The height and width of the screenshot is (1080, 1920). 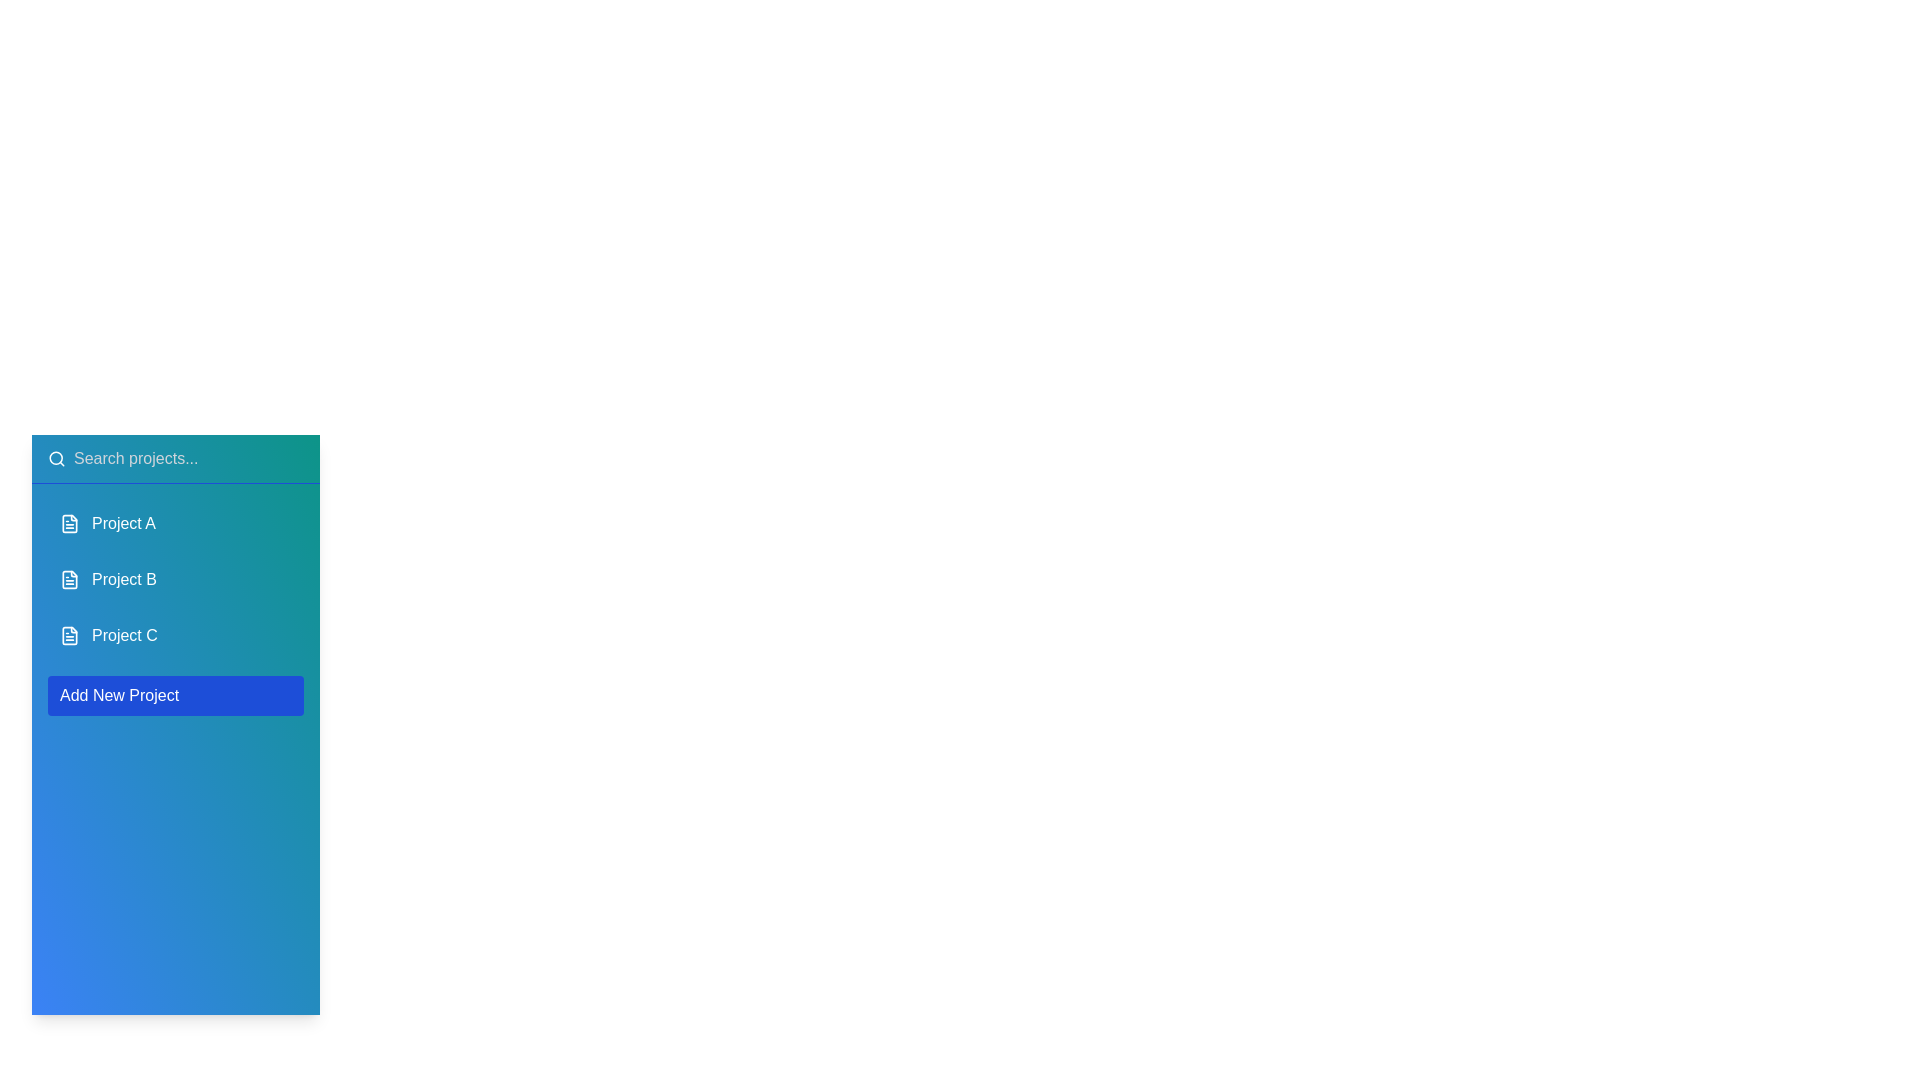 What do you see at coordinates (176, 694) in the screenshot?
I see `the 'Add New Project' button` at bounding box center [176, 694].